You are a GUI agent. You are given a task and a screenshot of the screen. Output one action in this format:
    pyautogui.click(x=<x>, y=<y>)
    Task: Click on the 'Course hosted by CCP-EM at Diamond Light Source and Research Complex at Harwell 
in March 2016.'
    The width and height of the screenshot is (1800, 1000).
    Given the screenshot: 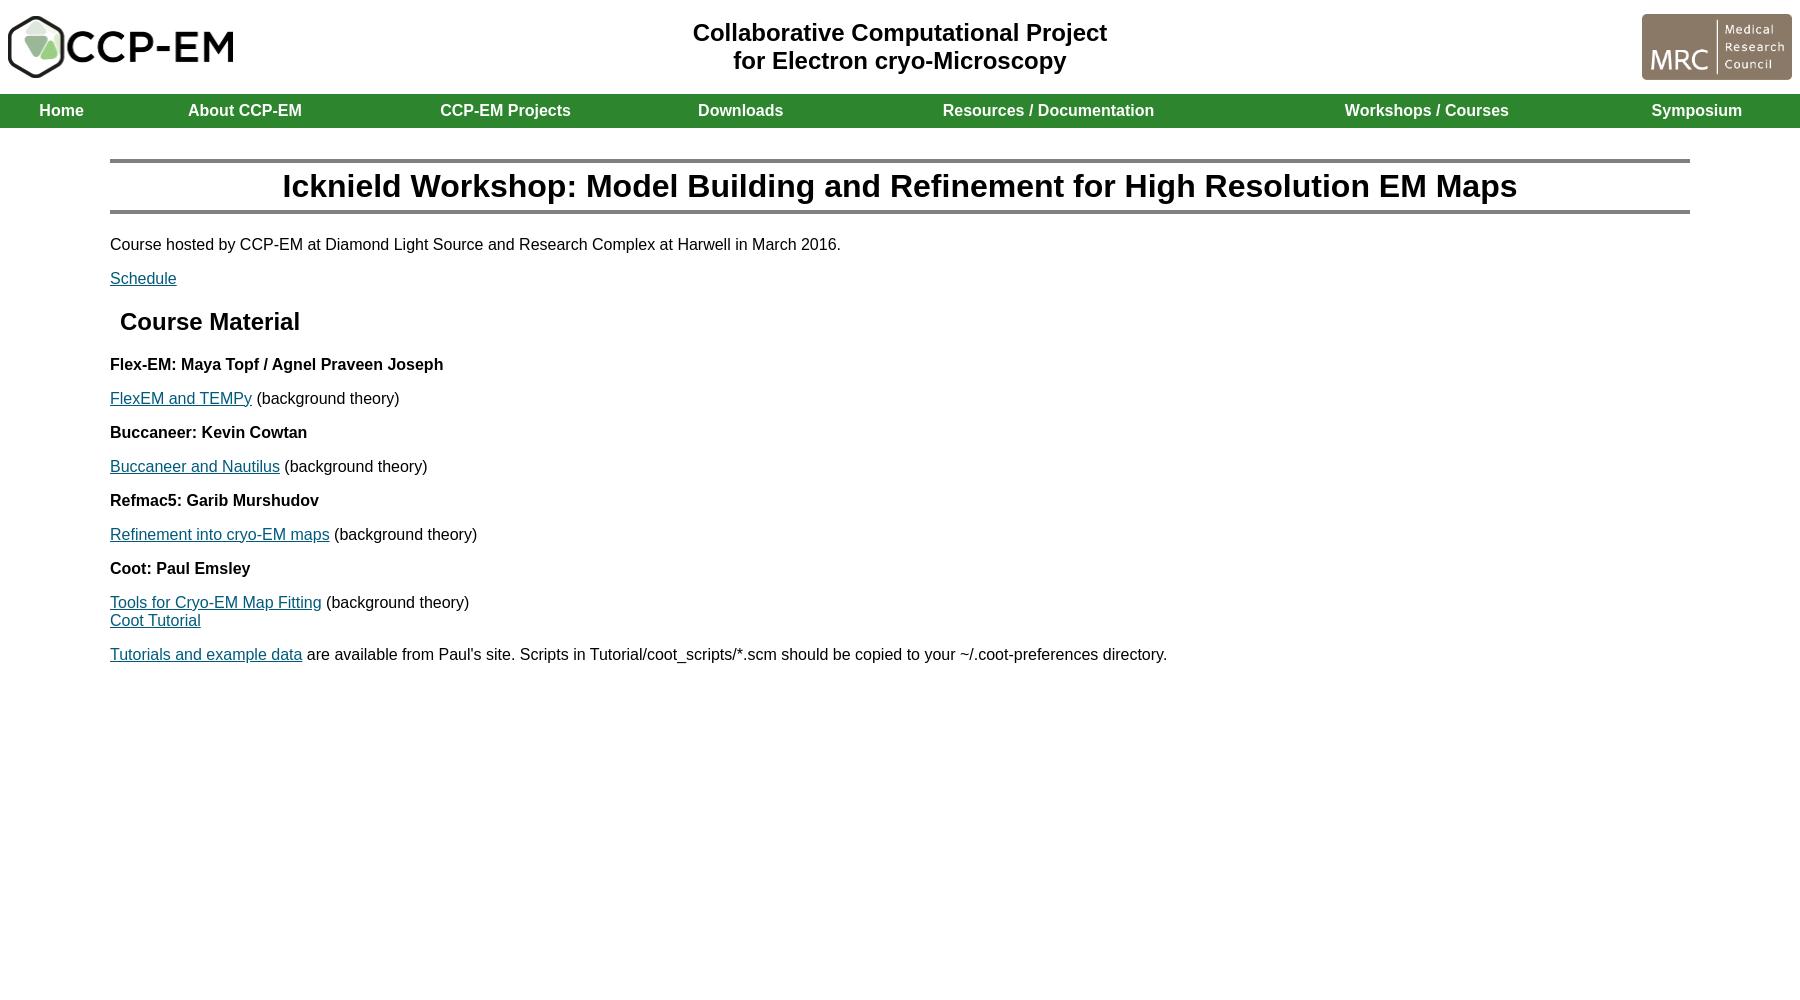 What is the action you would take?
    pyautogui.click(x=474, y=242)
    